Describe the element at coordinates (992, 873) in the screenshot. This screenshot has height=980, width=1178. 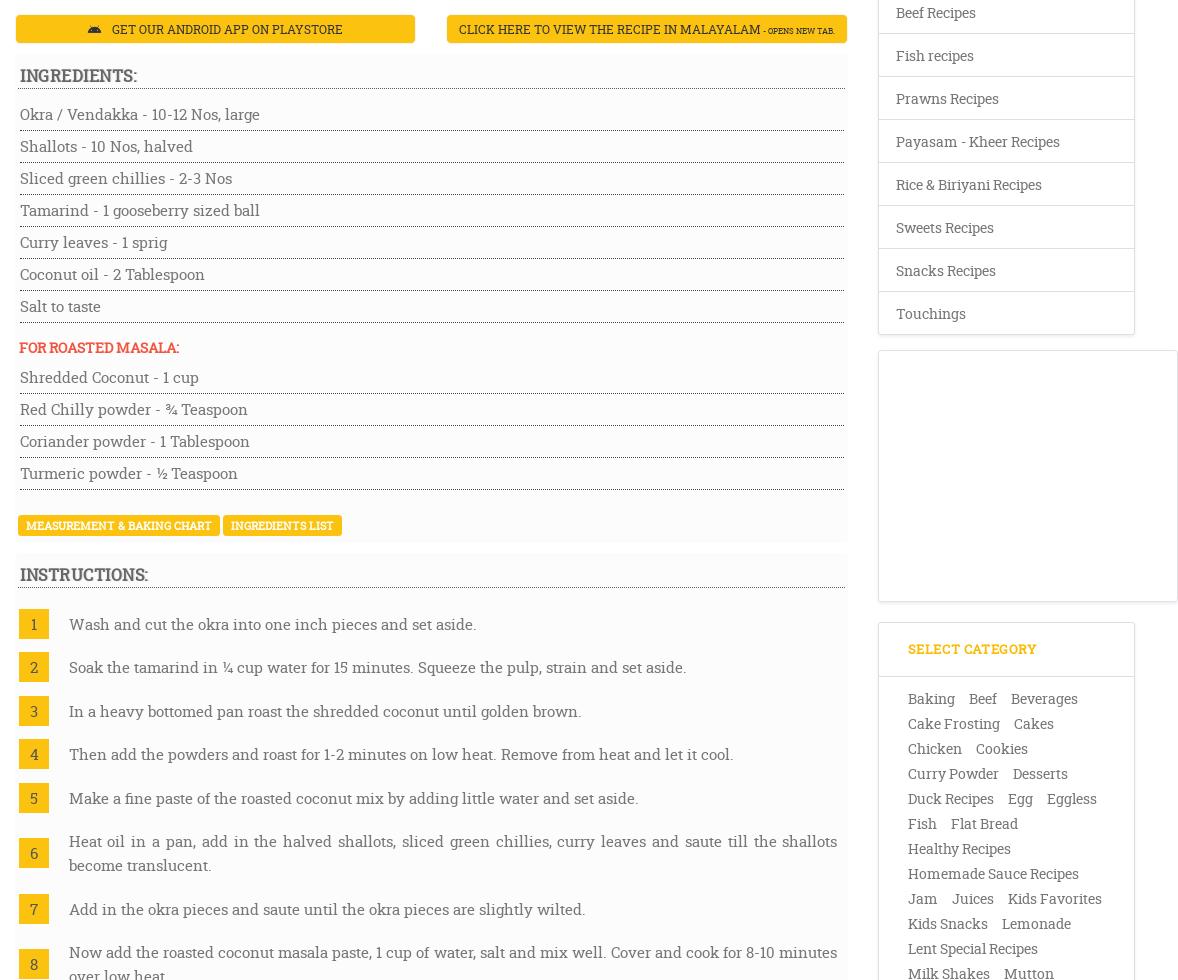
I see `'Homemade Sauce recipes'` at that location.